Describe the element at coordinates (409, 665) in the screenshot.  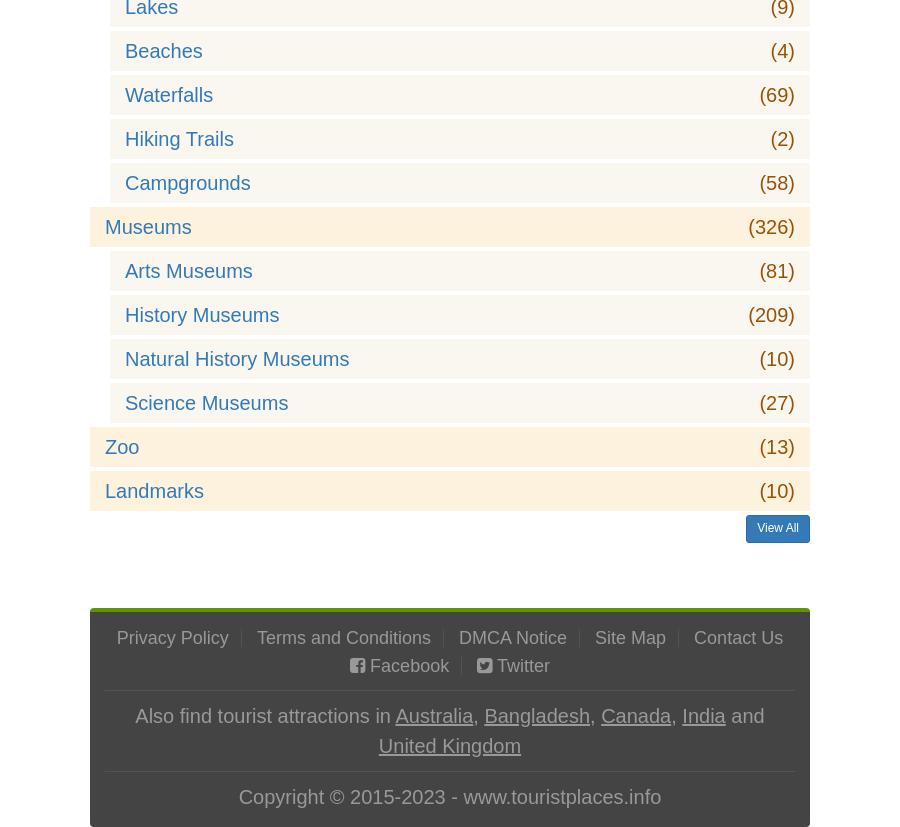
I see `'Facebook'` at that location.